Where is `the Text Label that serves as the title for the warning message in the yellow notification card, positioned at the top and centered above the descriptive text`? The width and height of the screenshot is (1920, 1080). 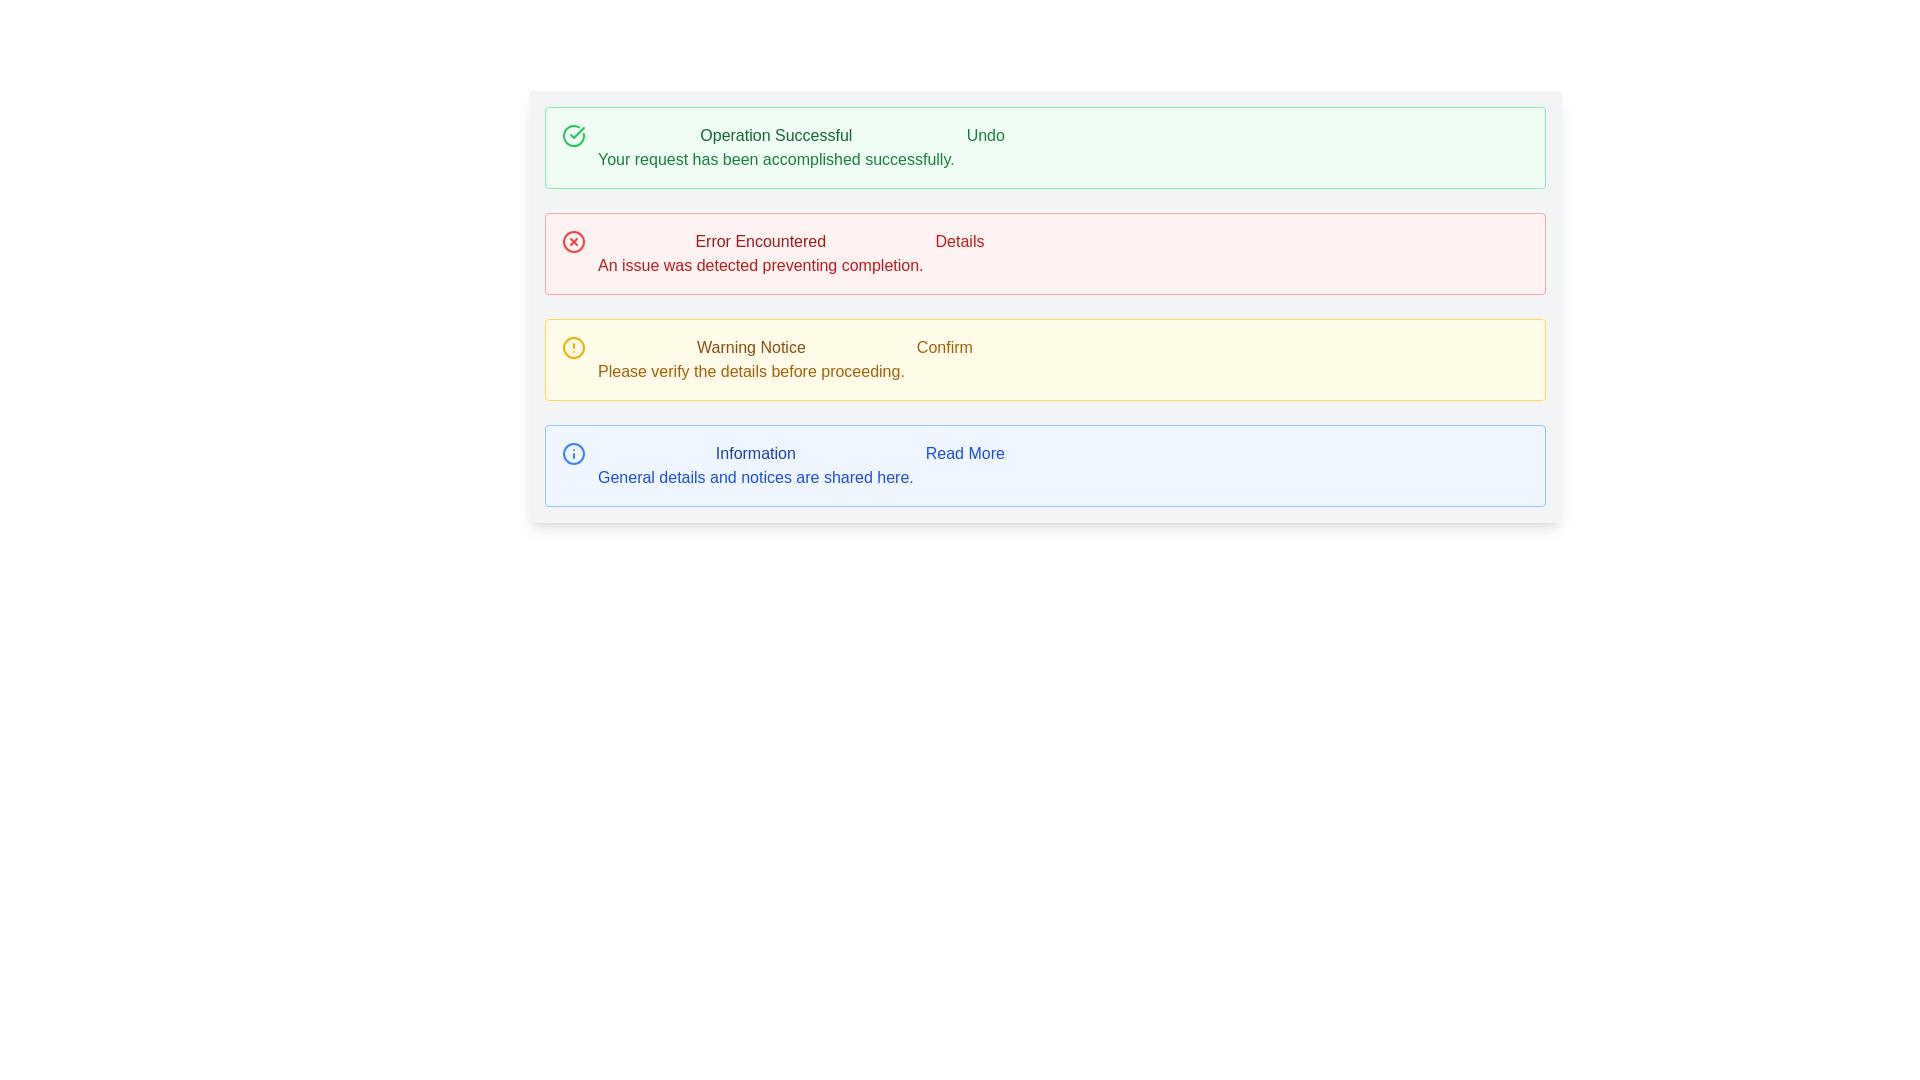 the Text Label that serves as the title for the warning message in the yellow notification card, positioned at the top and centered above the descriptive text is located at coordinates (750, 346).